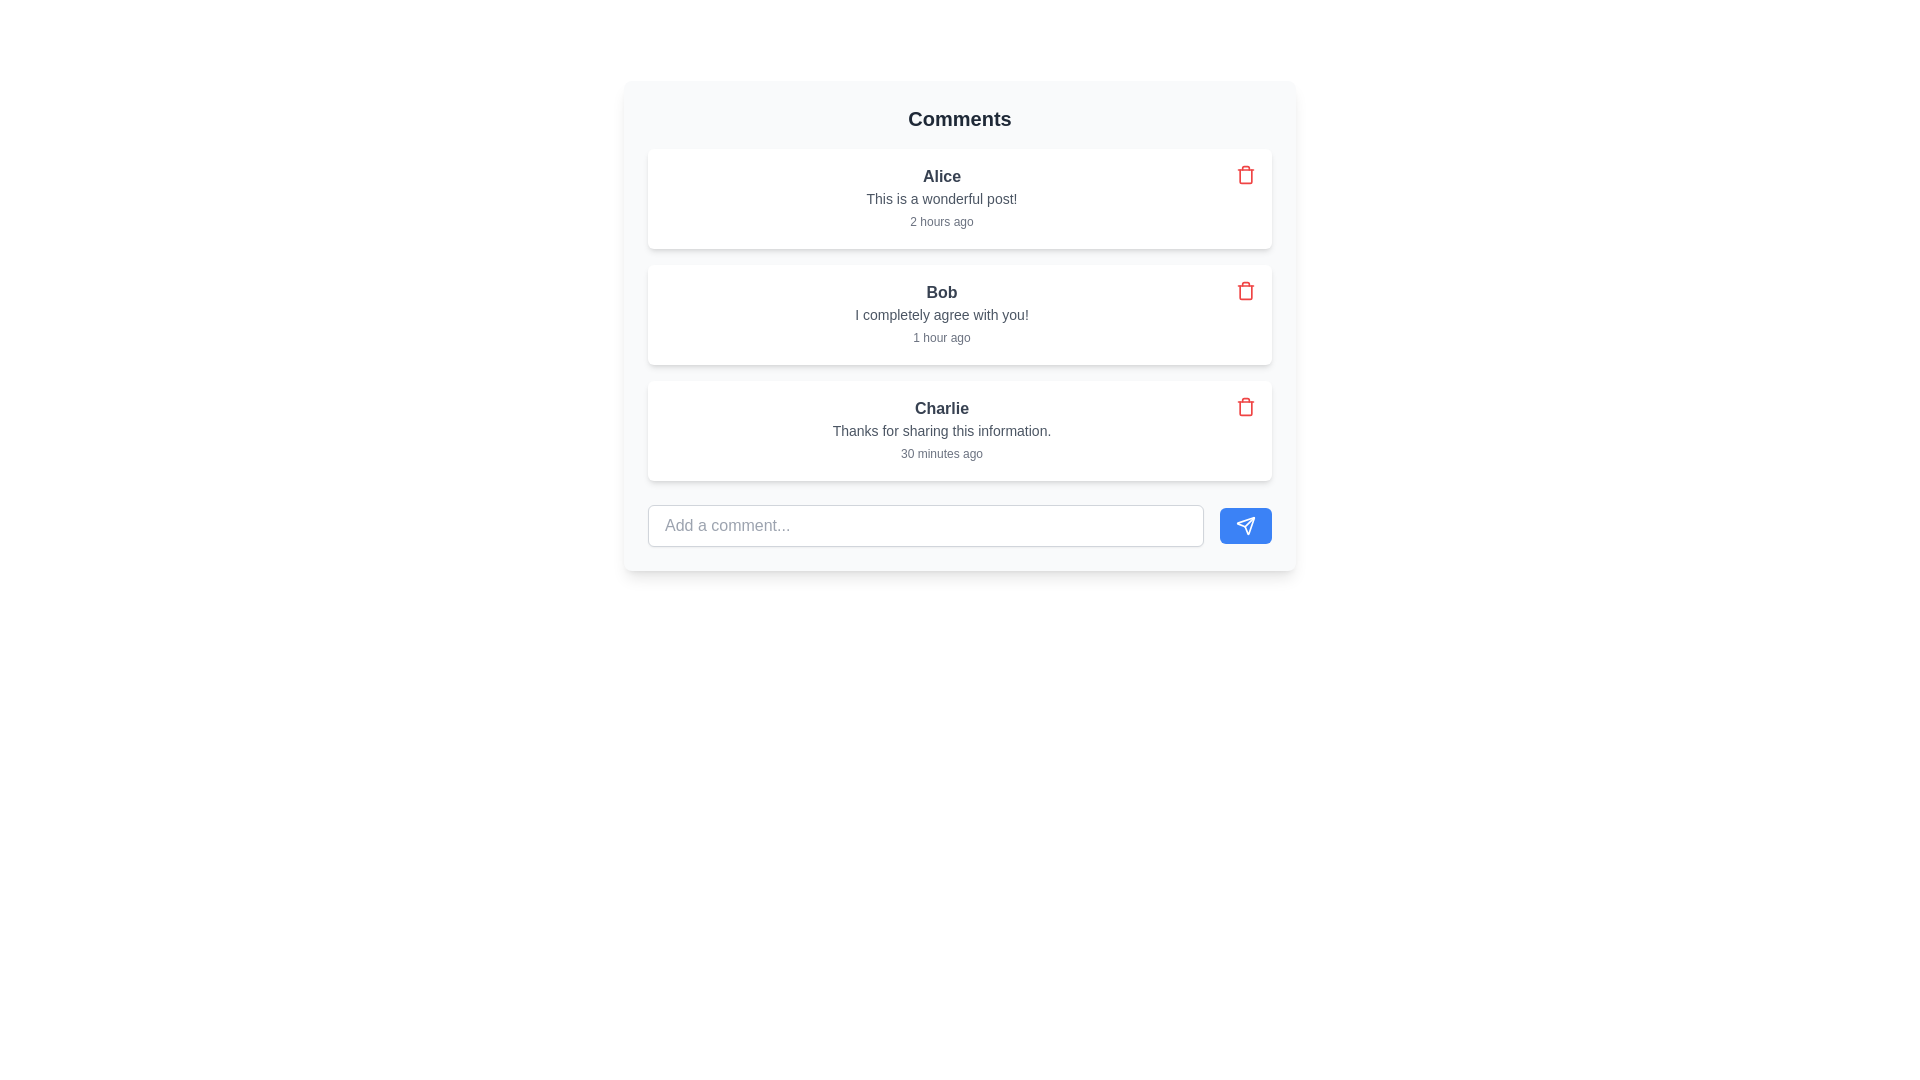 This screenshot has height=1080, width=1920. Describe the element at coordinates (1245, 524) in the screenshot. I see `the send icon within the blue button located to the right of the text input field below the comments section` at that location.